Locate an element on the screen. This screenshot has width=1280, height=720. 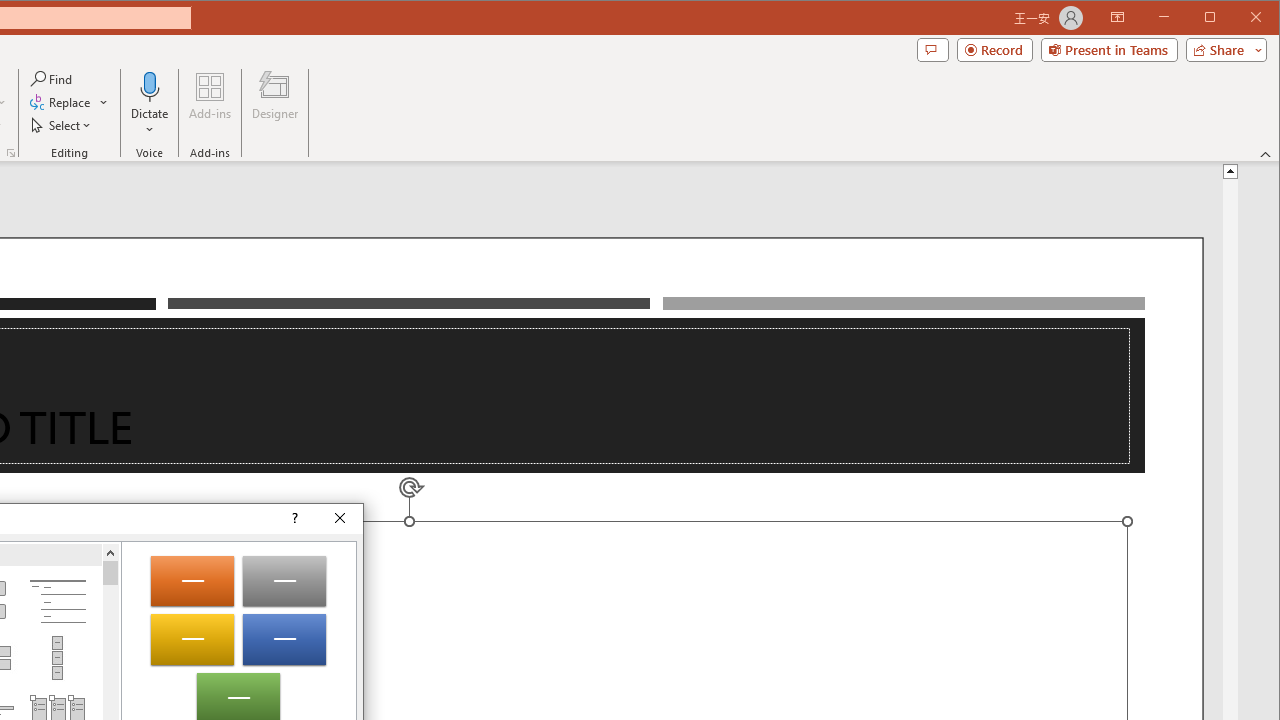
'Varying Width List' is located at coordinates (57, 658).